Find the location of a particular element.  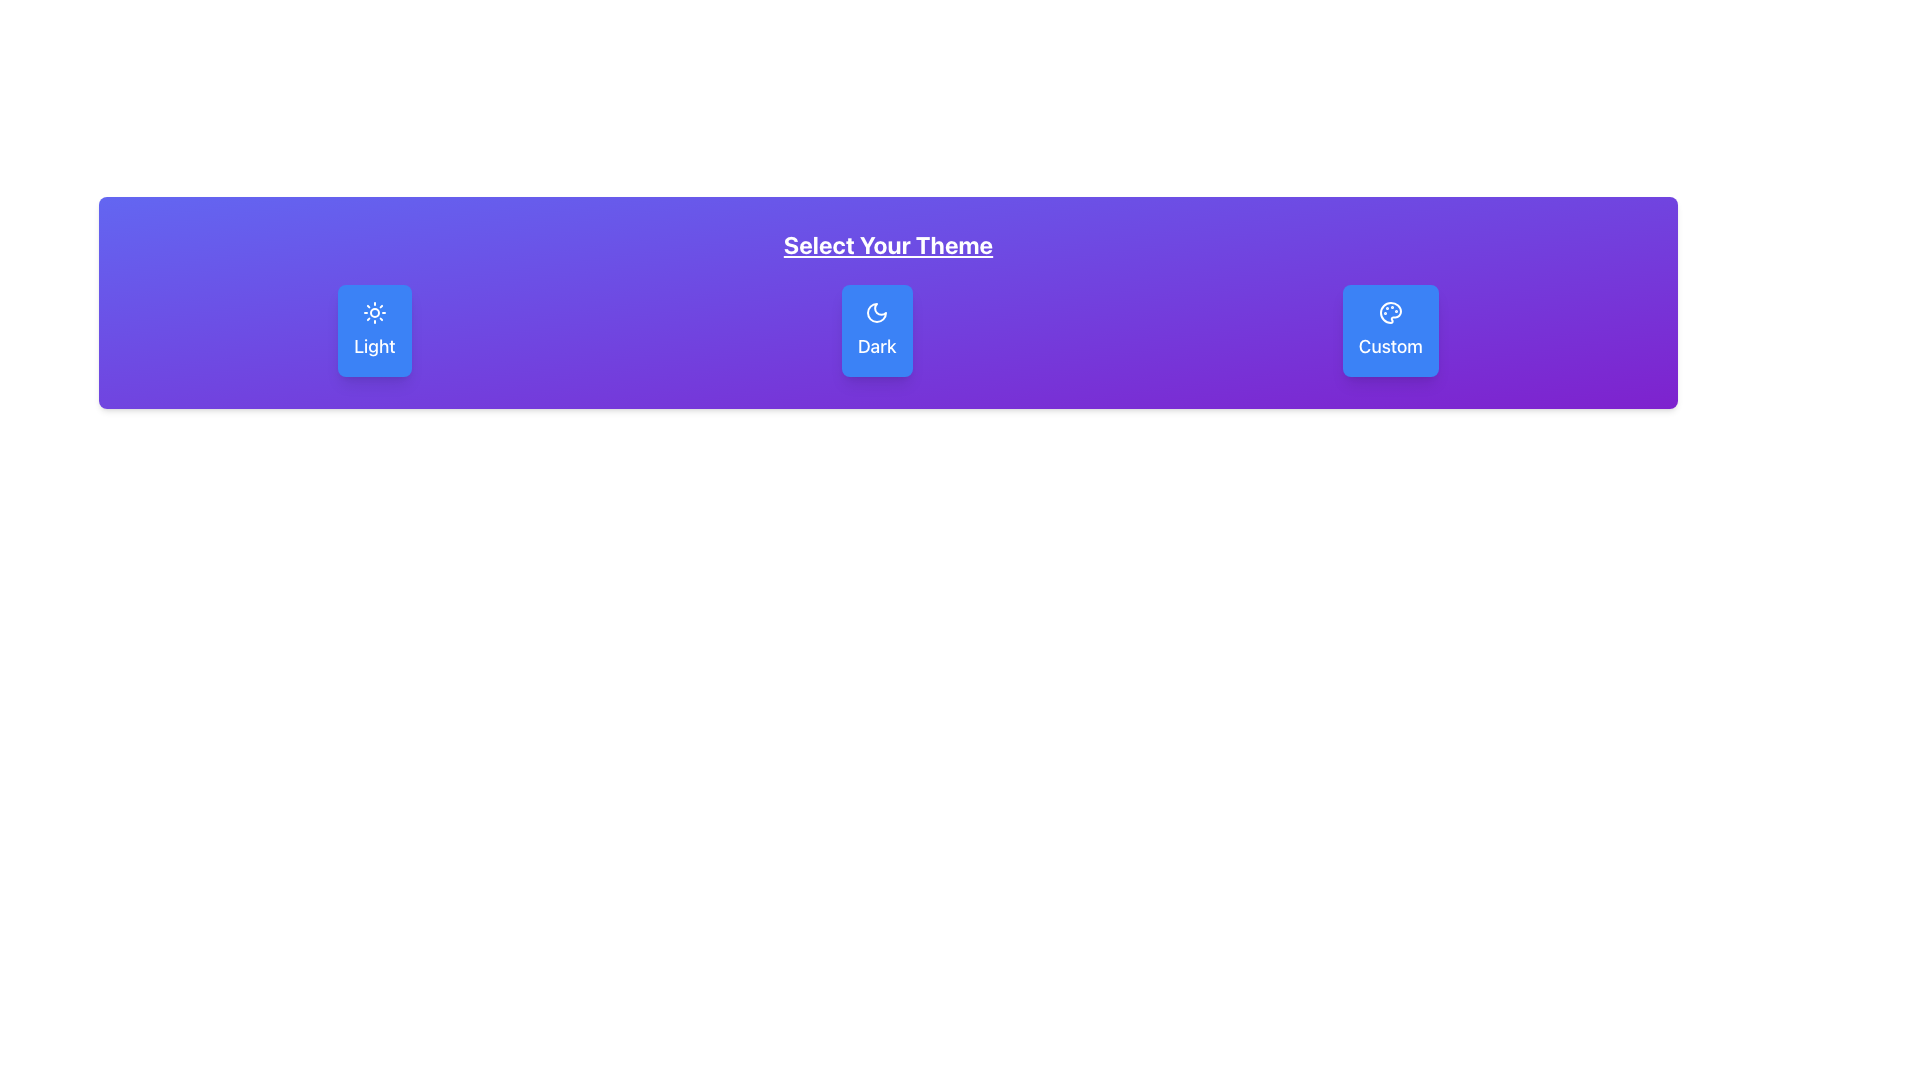

the 'Custom' button, which is a rectangular button with a light blue background and a painter's palette icon at the top center is located at coordinates (1389, 330).